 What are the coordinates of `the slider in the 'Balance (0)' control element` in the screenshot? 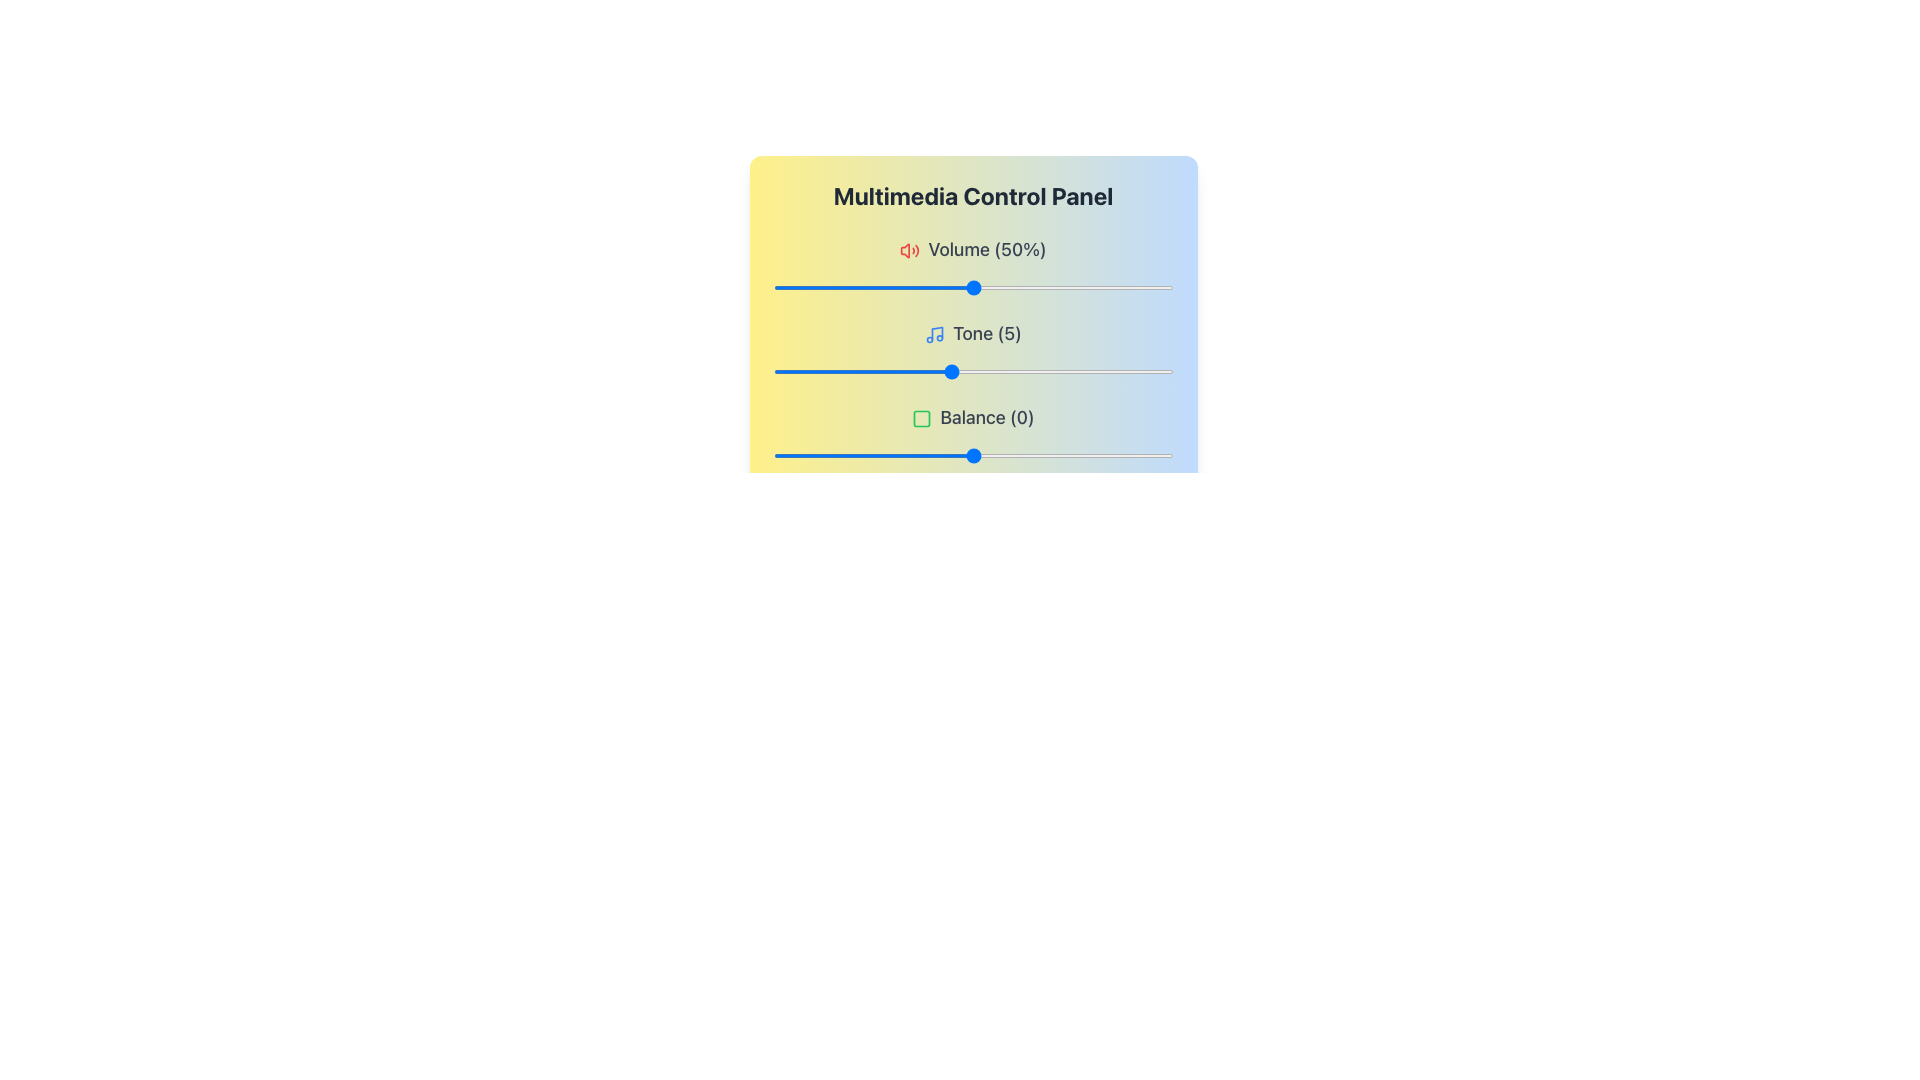 It's located at (973, 433).